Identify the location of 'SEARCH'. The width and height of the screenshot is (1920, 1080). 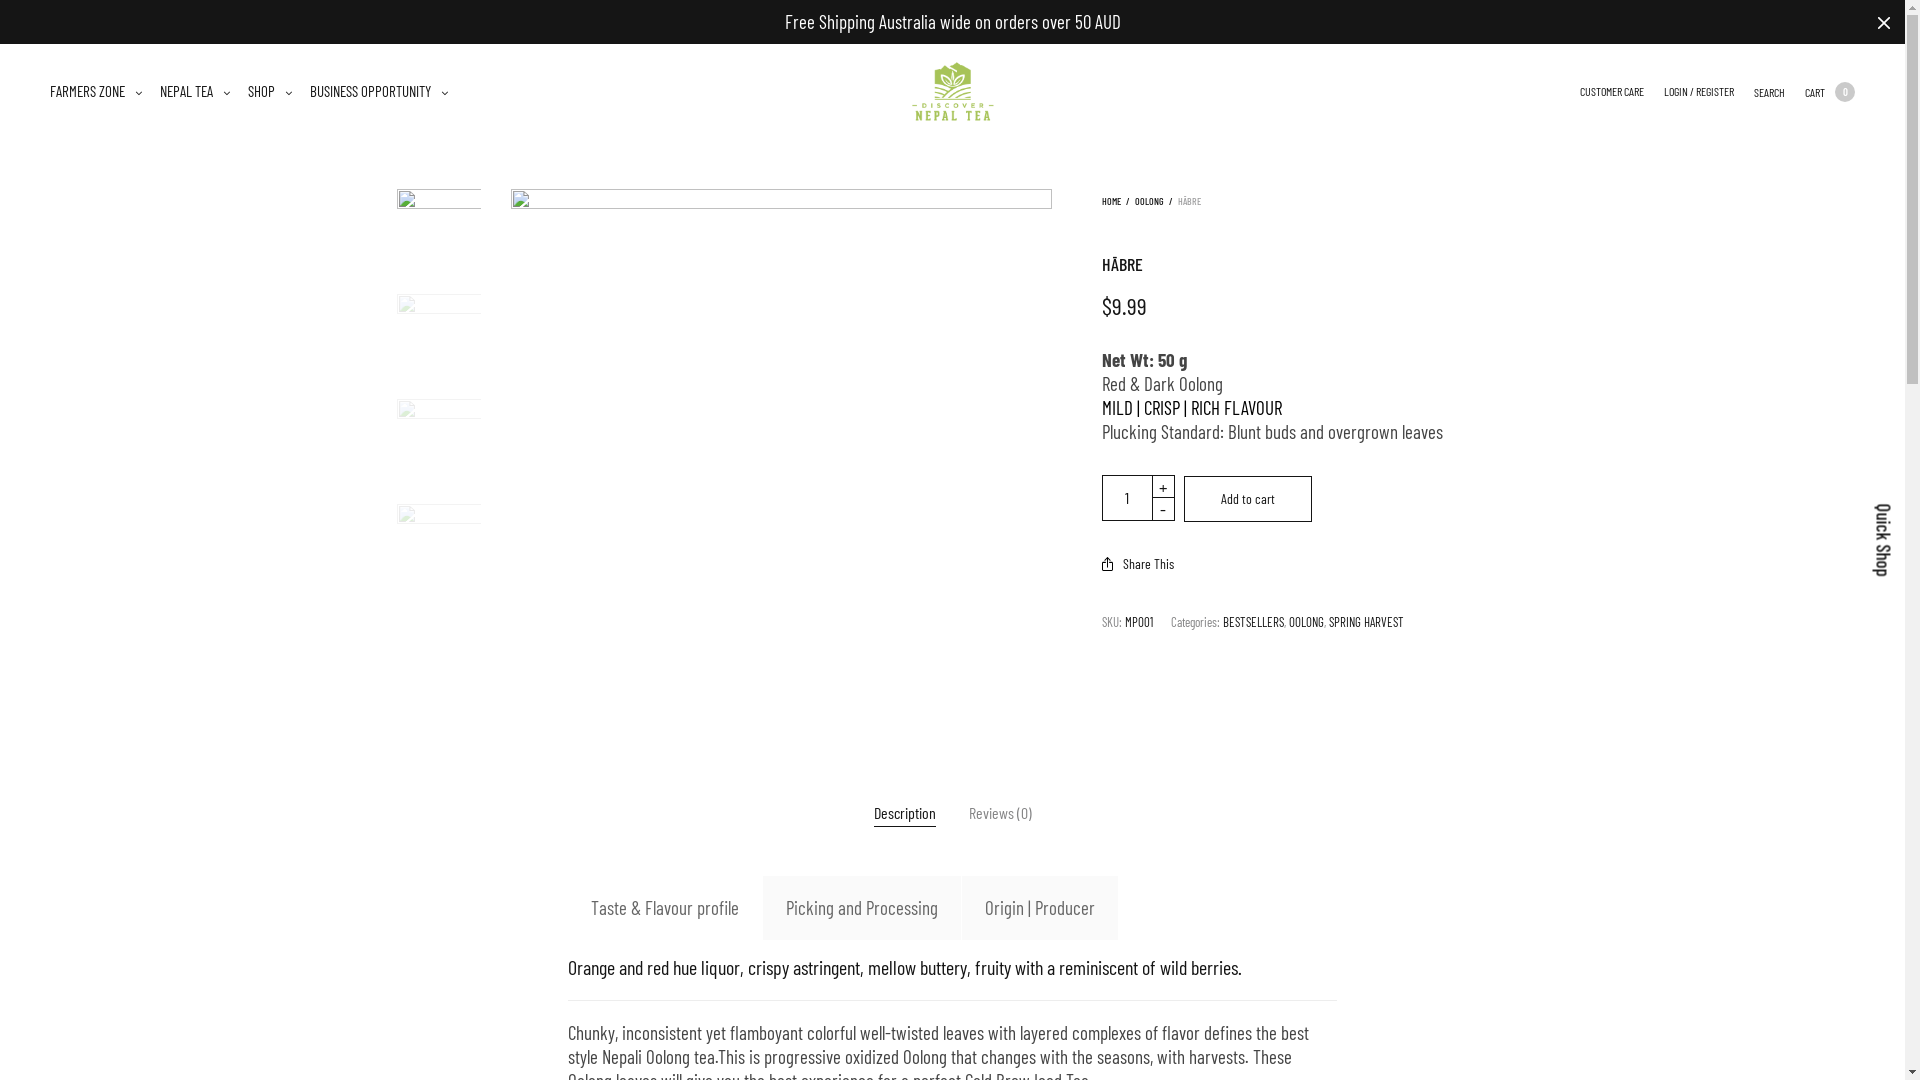
(1769, 92).